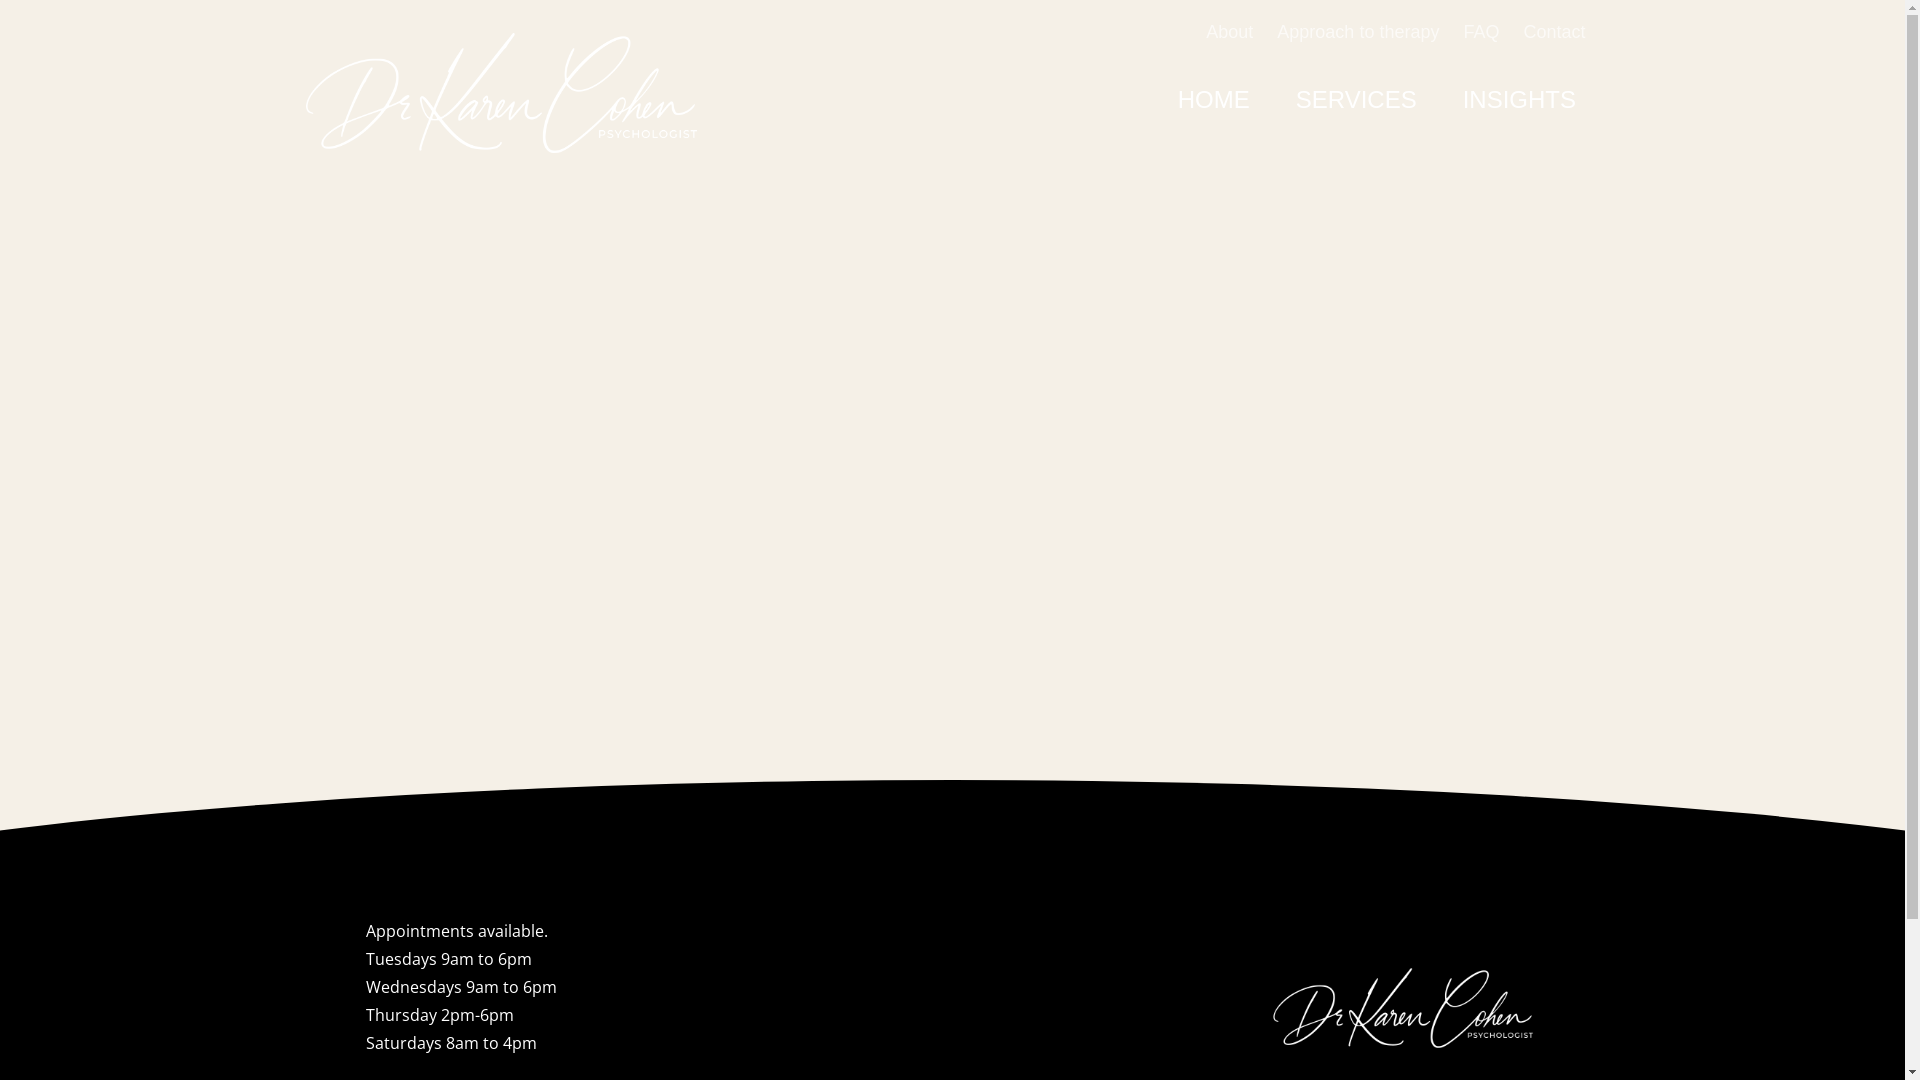  Describe the element at coordinates (1228, 31) in the screenshot. I see `'About'` at that location.